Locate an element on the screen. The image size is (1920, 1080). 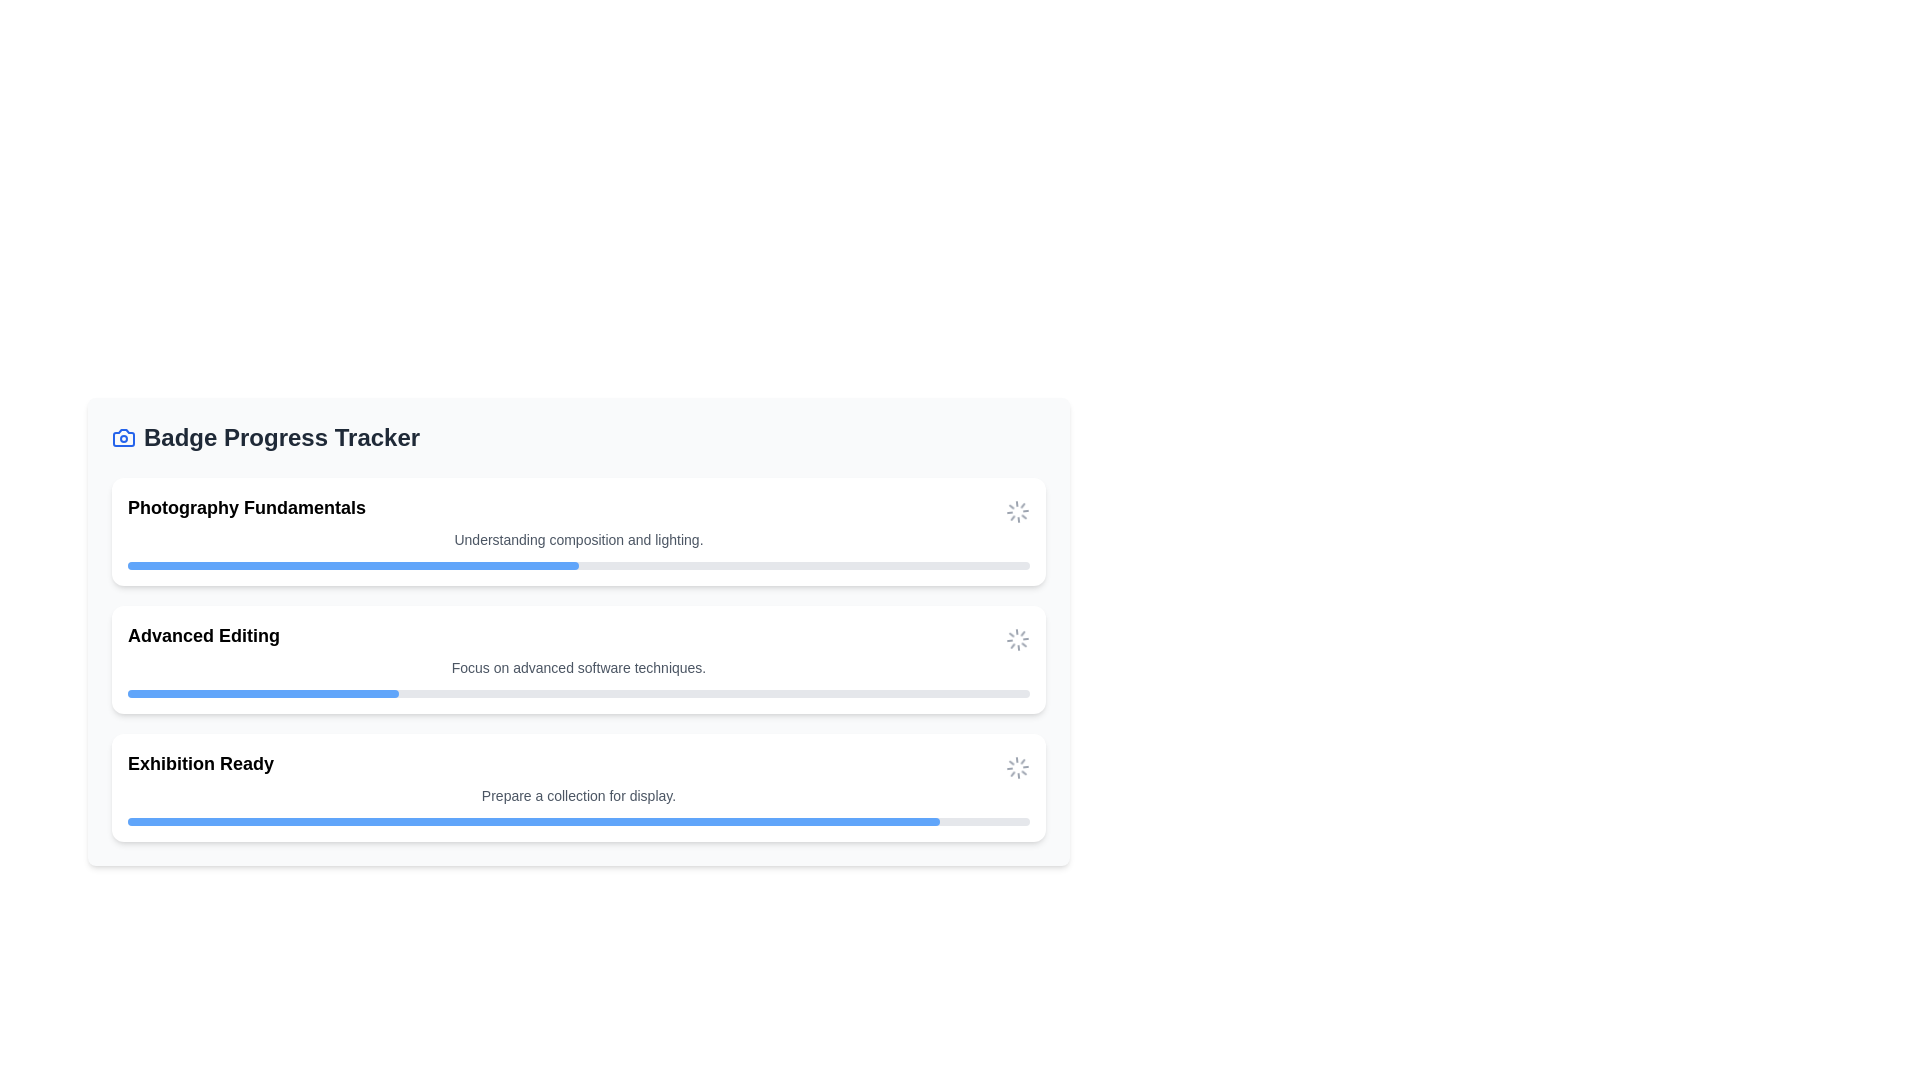
the Loader Indicator located within the 'Photography Fundamentals' section, which visually indicates an ongoing process or pending state is located at coordinates (1017, 509).